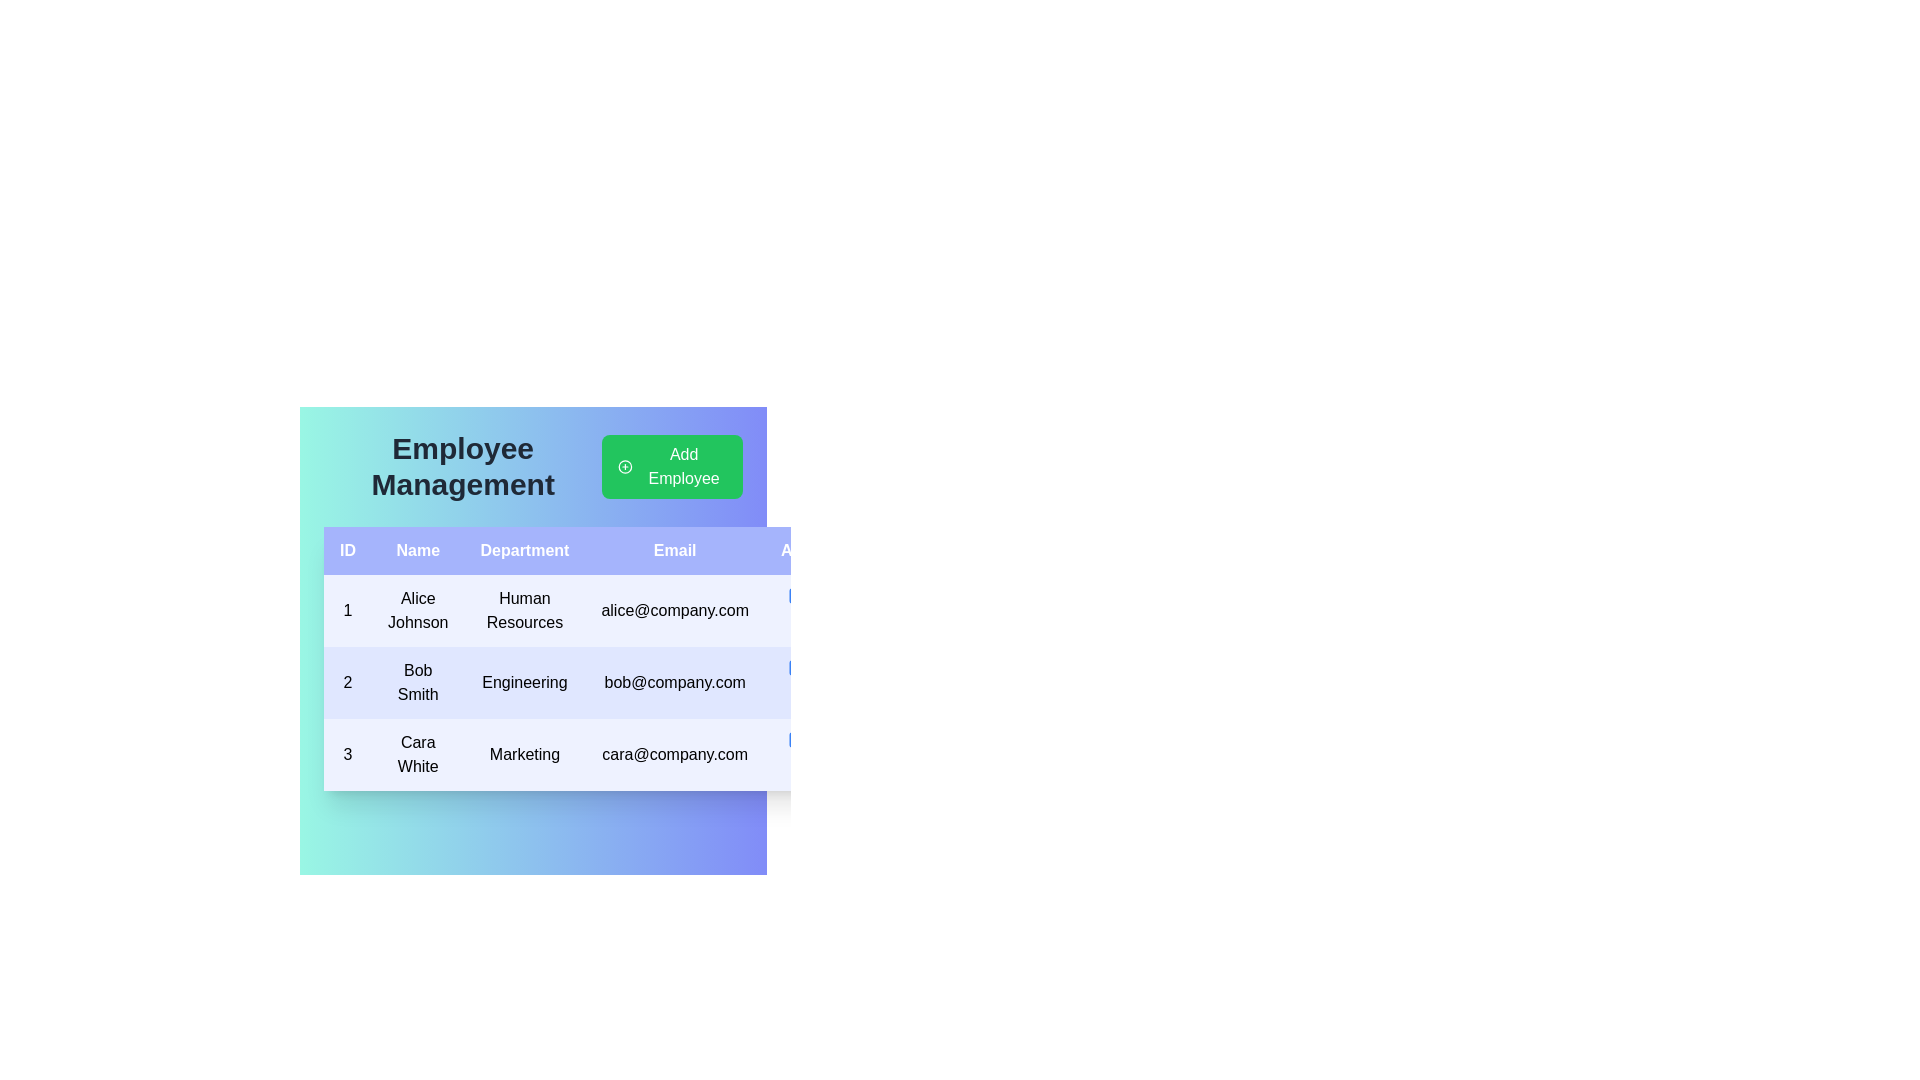  Describe the element at coordinates (588, 659) in the screenshot. I see `a cell within the employee information data table located centrally below the 'Employee Management' title and adjacent to the 'Add Employee' button` at that location.